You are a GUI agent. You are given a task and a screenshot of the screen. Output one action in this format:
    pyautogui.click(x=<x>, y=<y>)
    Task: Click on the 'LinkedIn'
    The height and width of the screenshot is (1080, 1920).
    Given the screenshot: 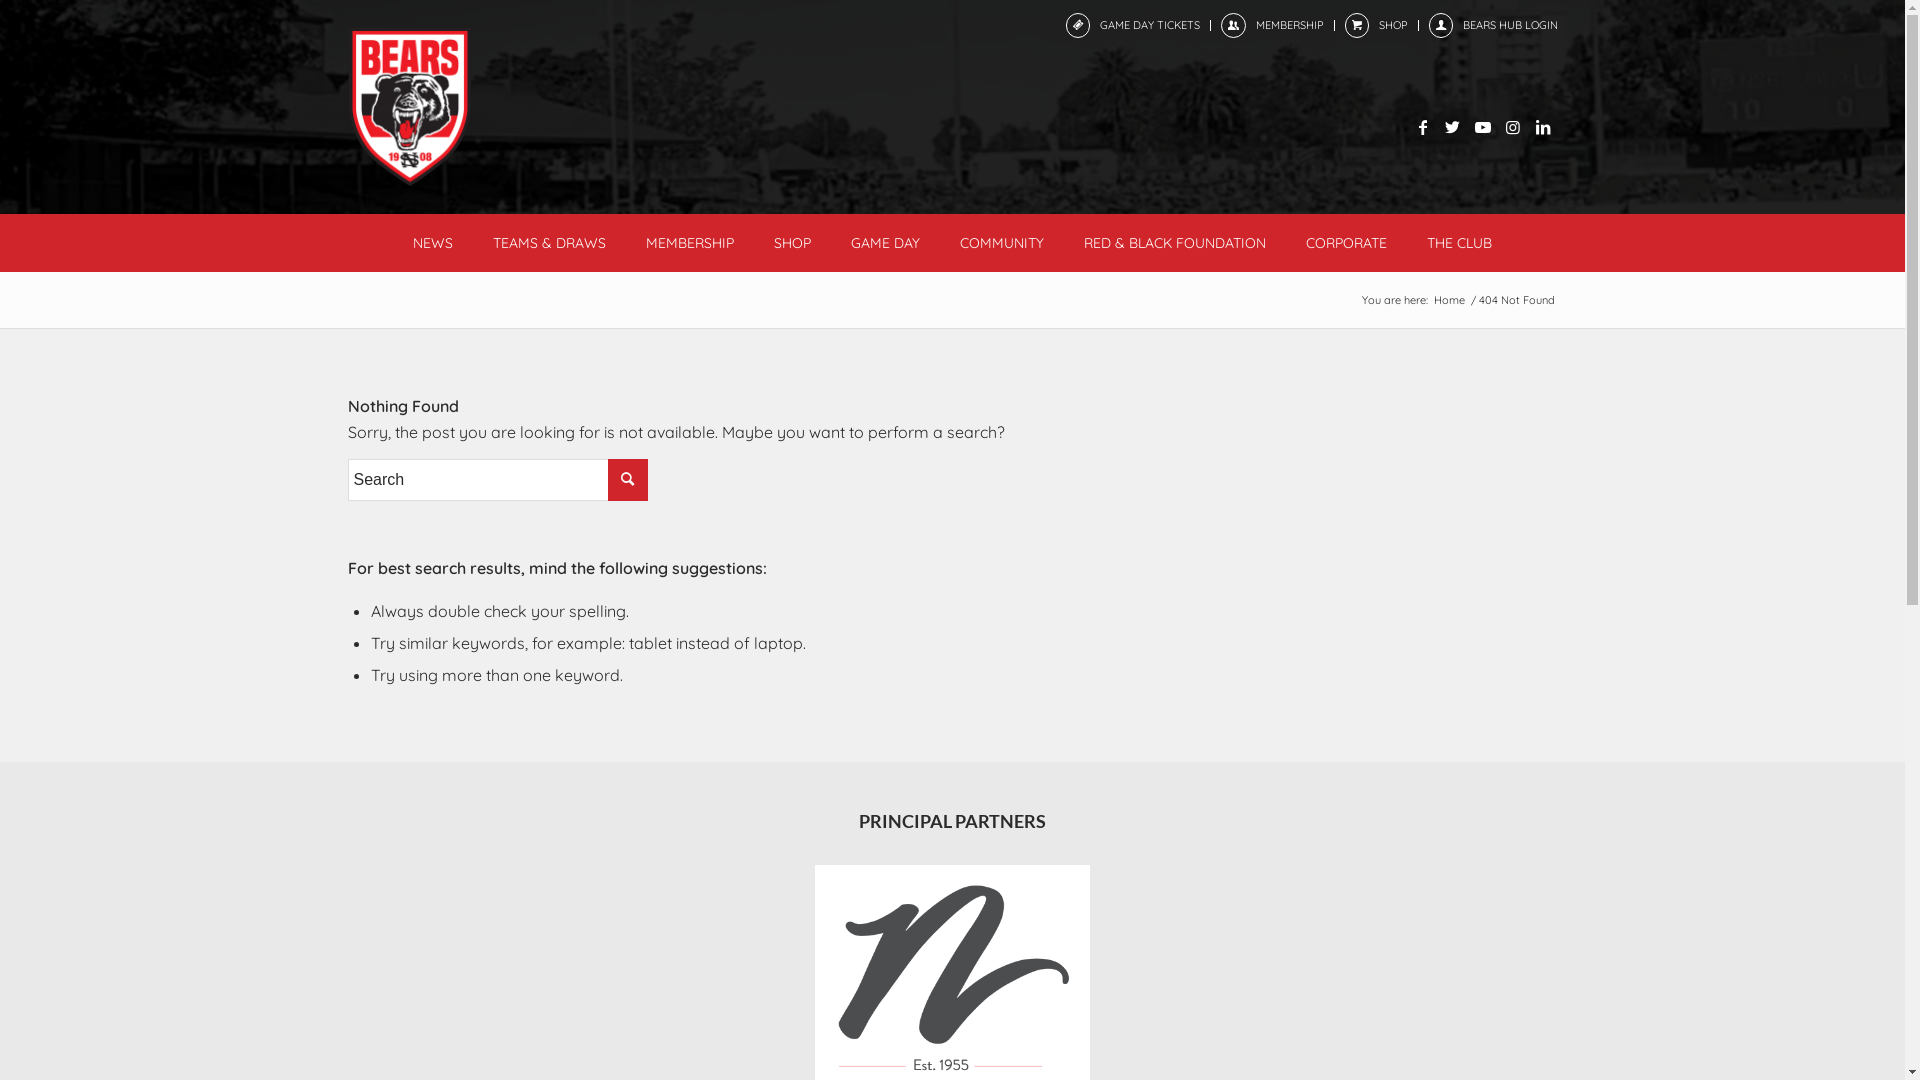 What is the action you would take?
    pyautogui.click(x=1541, y=127)
    